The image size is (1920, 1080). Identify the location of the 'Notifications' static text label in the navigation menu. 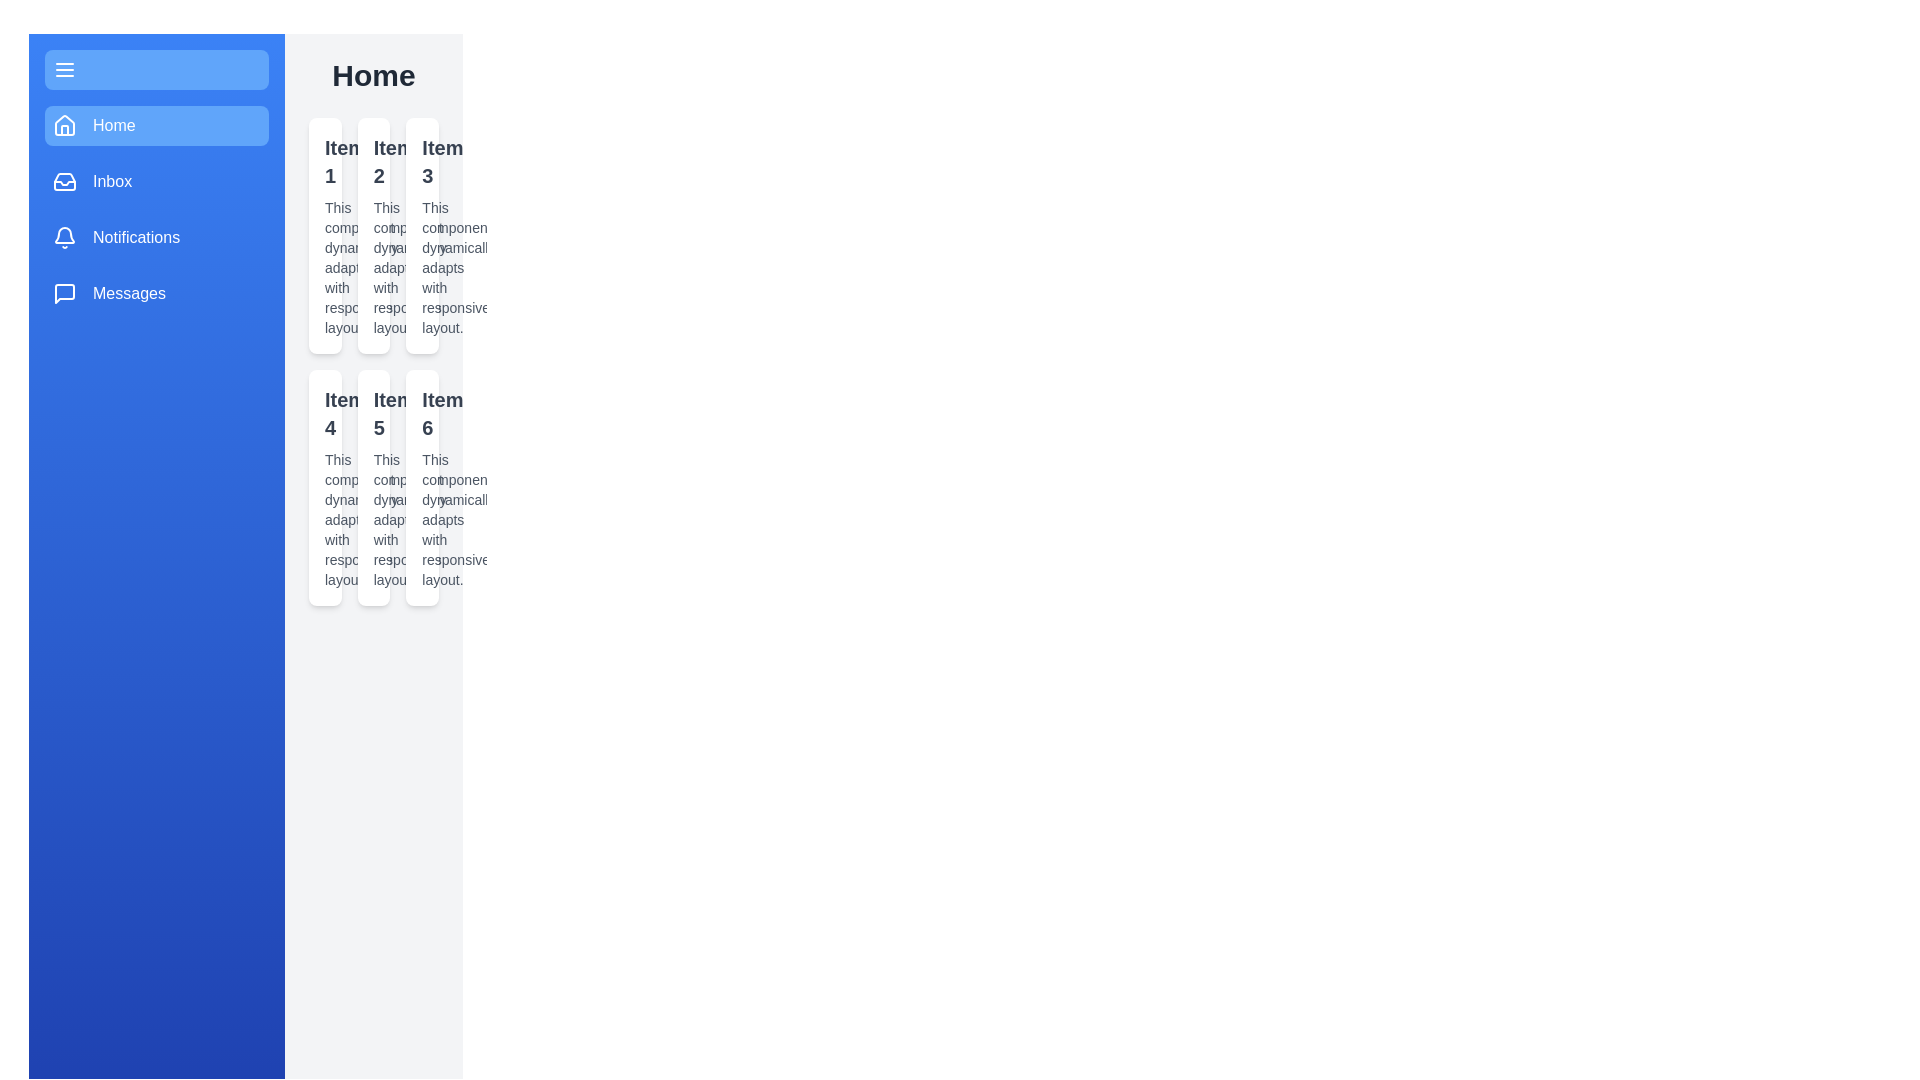
(135, 237).